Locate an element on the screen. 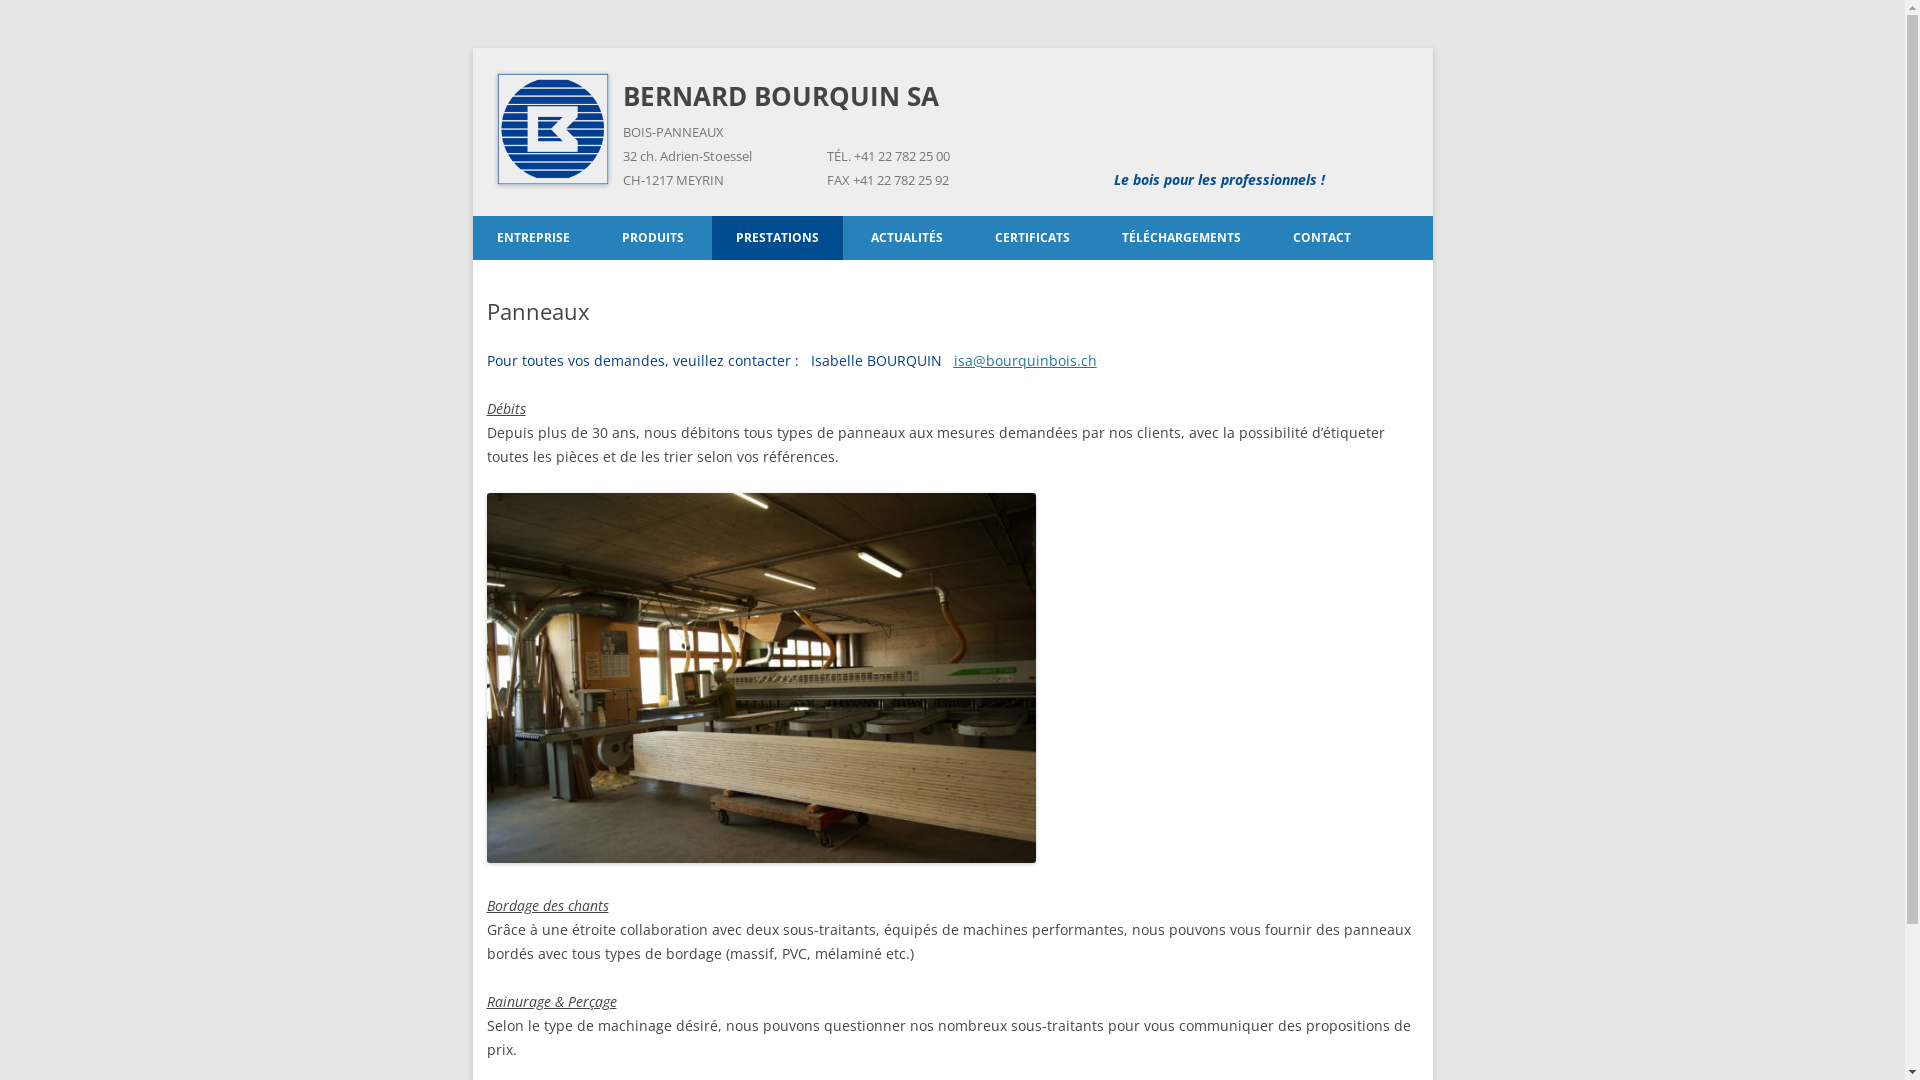  'isa@bourquinbois.ch' is located at coordinates (1025, 360).